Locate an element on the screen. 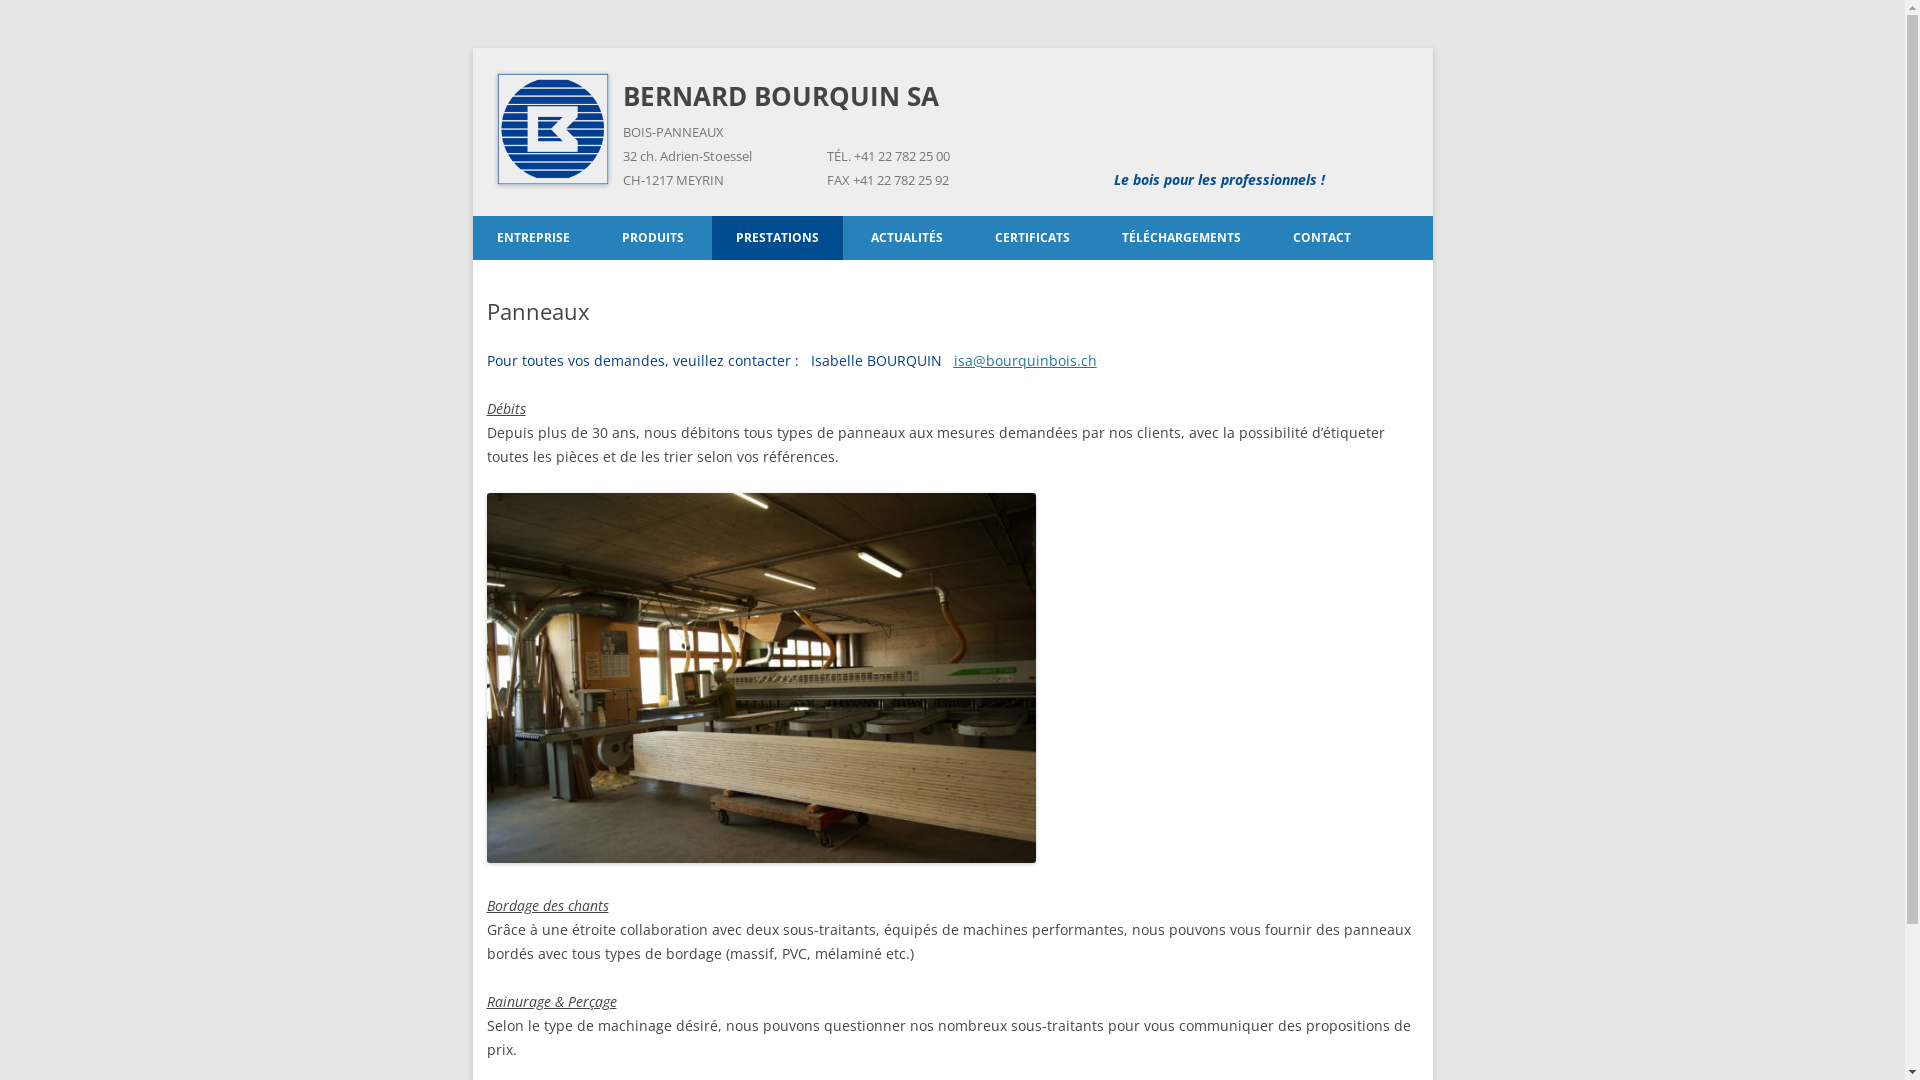  'isa@bourquinbois.ch' is located at coordinates (1025, 360).